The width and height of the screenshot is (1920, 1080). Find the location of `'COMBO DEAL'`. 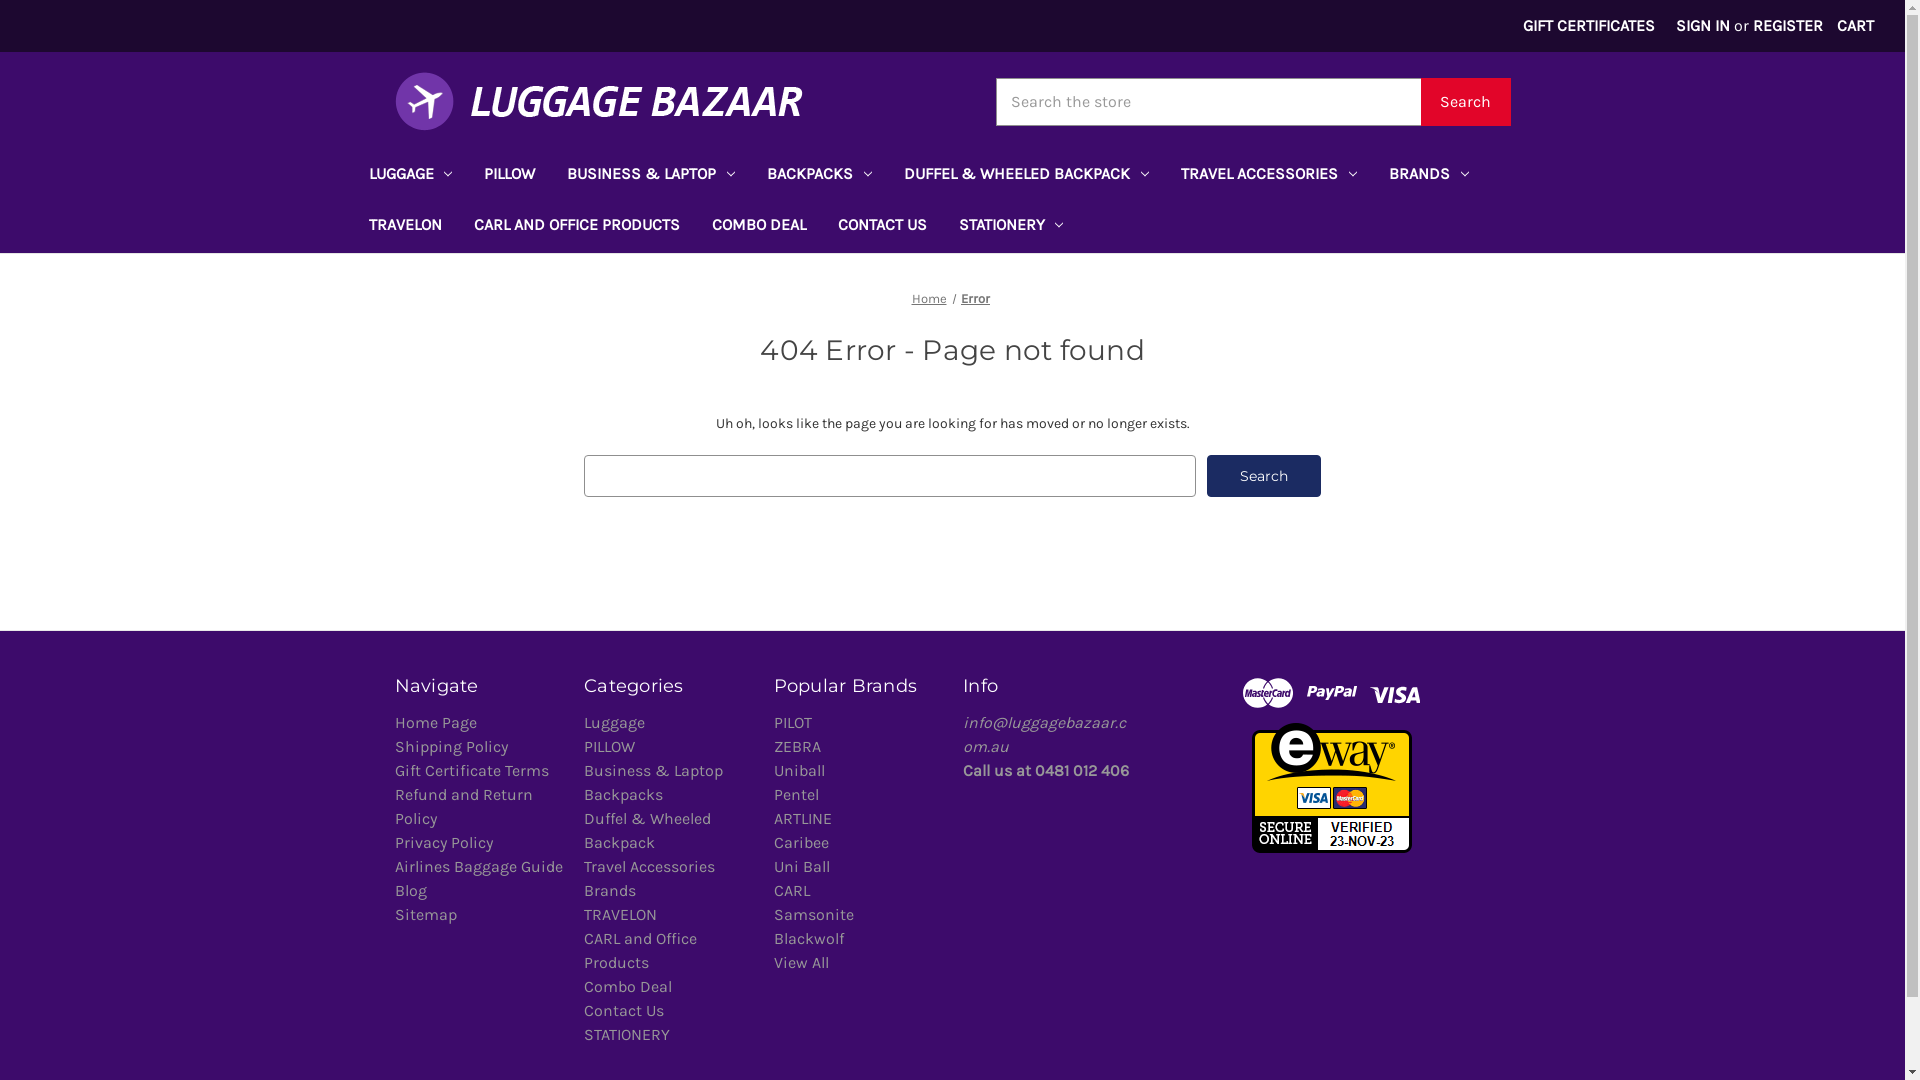

'COMBO DEAL' is located at coordinates (757, 226).